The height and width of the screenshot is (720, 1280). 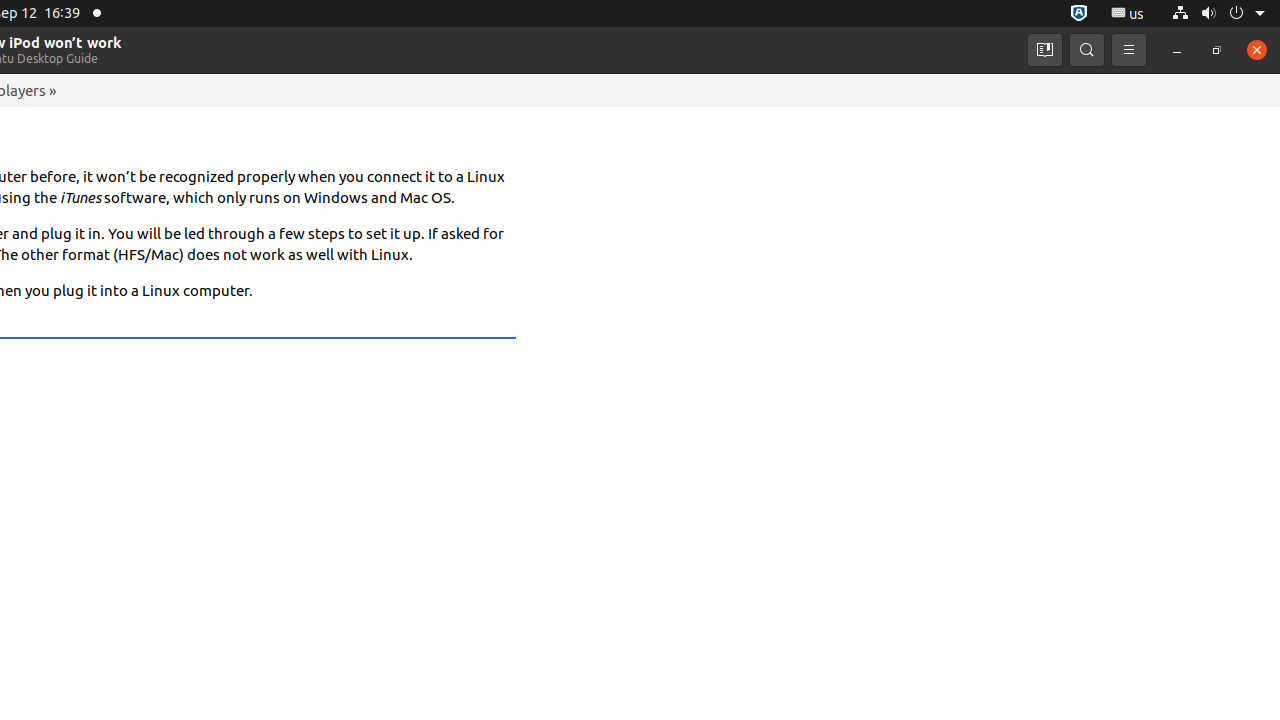 What do you see at coordinates (1216, 48) in the screenshot?
I see `'Restore'` at bounding box center [1216, 48].